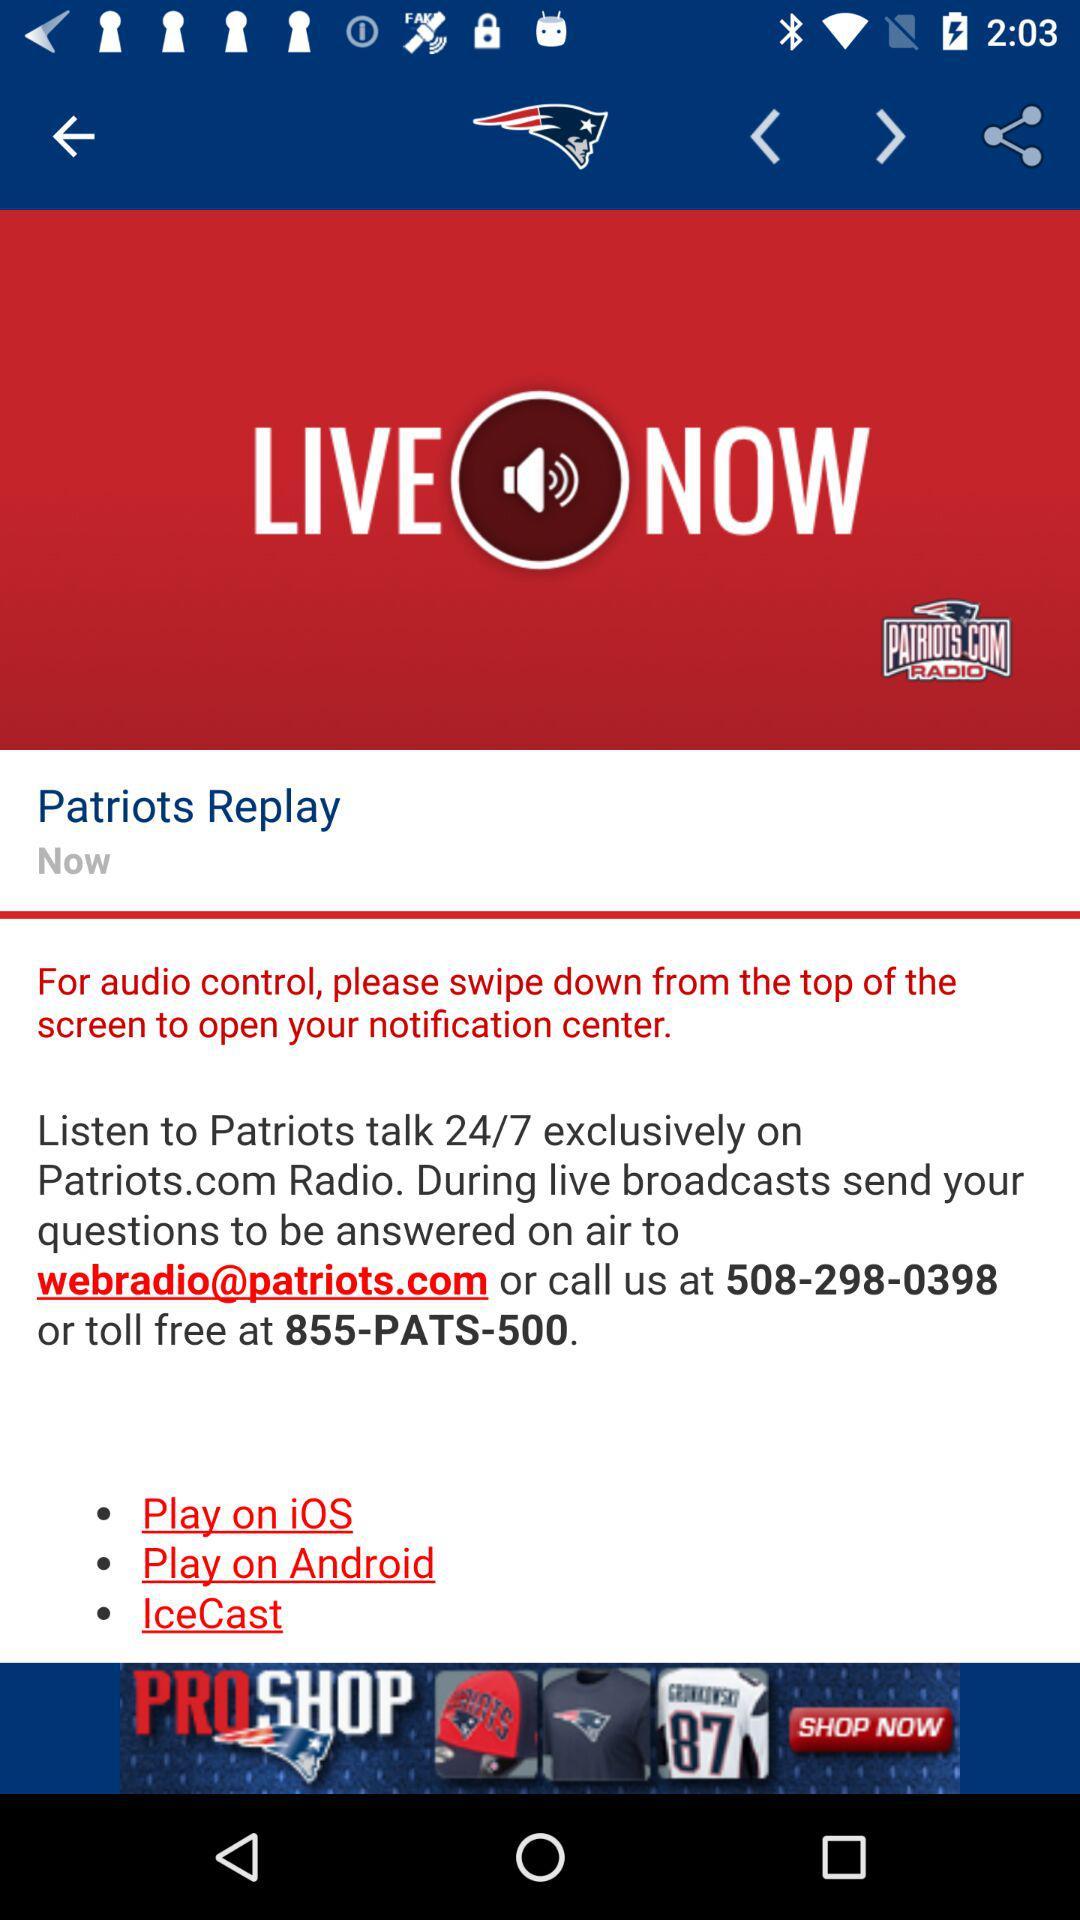 The width and height of the screenshot is (1080, 1920). Describe the element at coordinates (540, 480) in the screenshot. I see `play option` at that location.